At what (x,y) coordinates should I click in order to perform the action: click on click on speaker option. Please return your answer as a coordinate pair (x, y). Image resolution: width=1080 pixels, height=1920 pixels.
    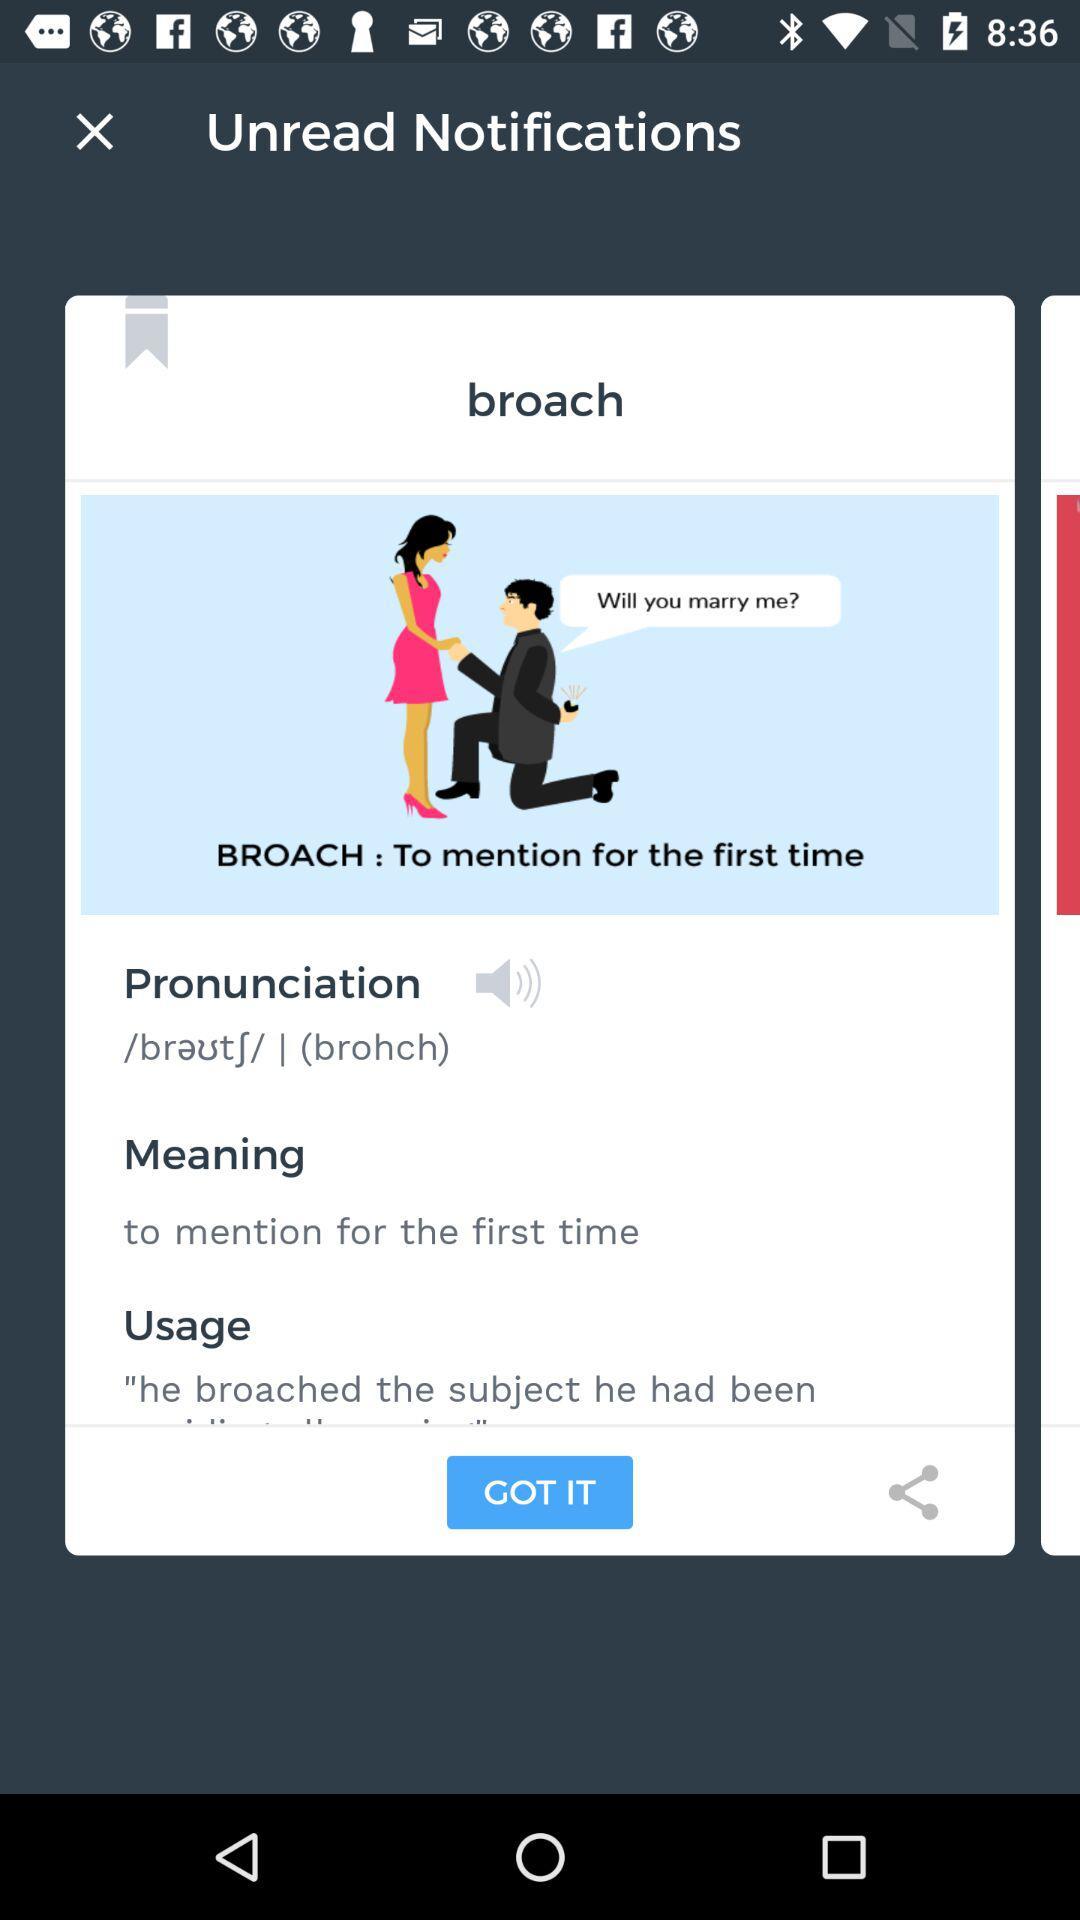
    Looking at the image, I should click on (507, 983).